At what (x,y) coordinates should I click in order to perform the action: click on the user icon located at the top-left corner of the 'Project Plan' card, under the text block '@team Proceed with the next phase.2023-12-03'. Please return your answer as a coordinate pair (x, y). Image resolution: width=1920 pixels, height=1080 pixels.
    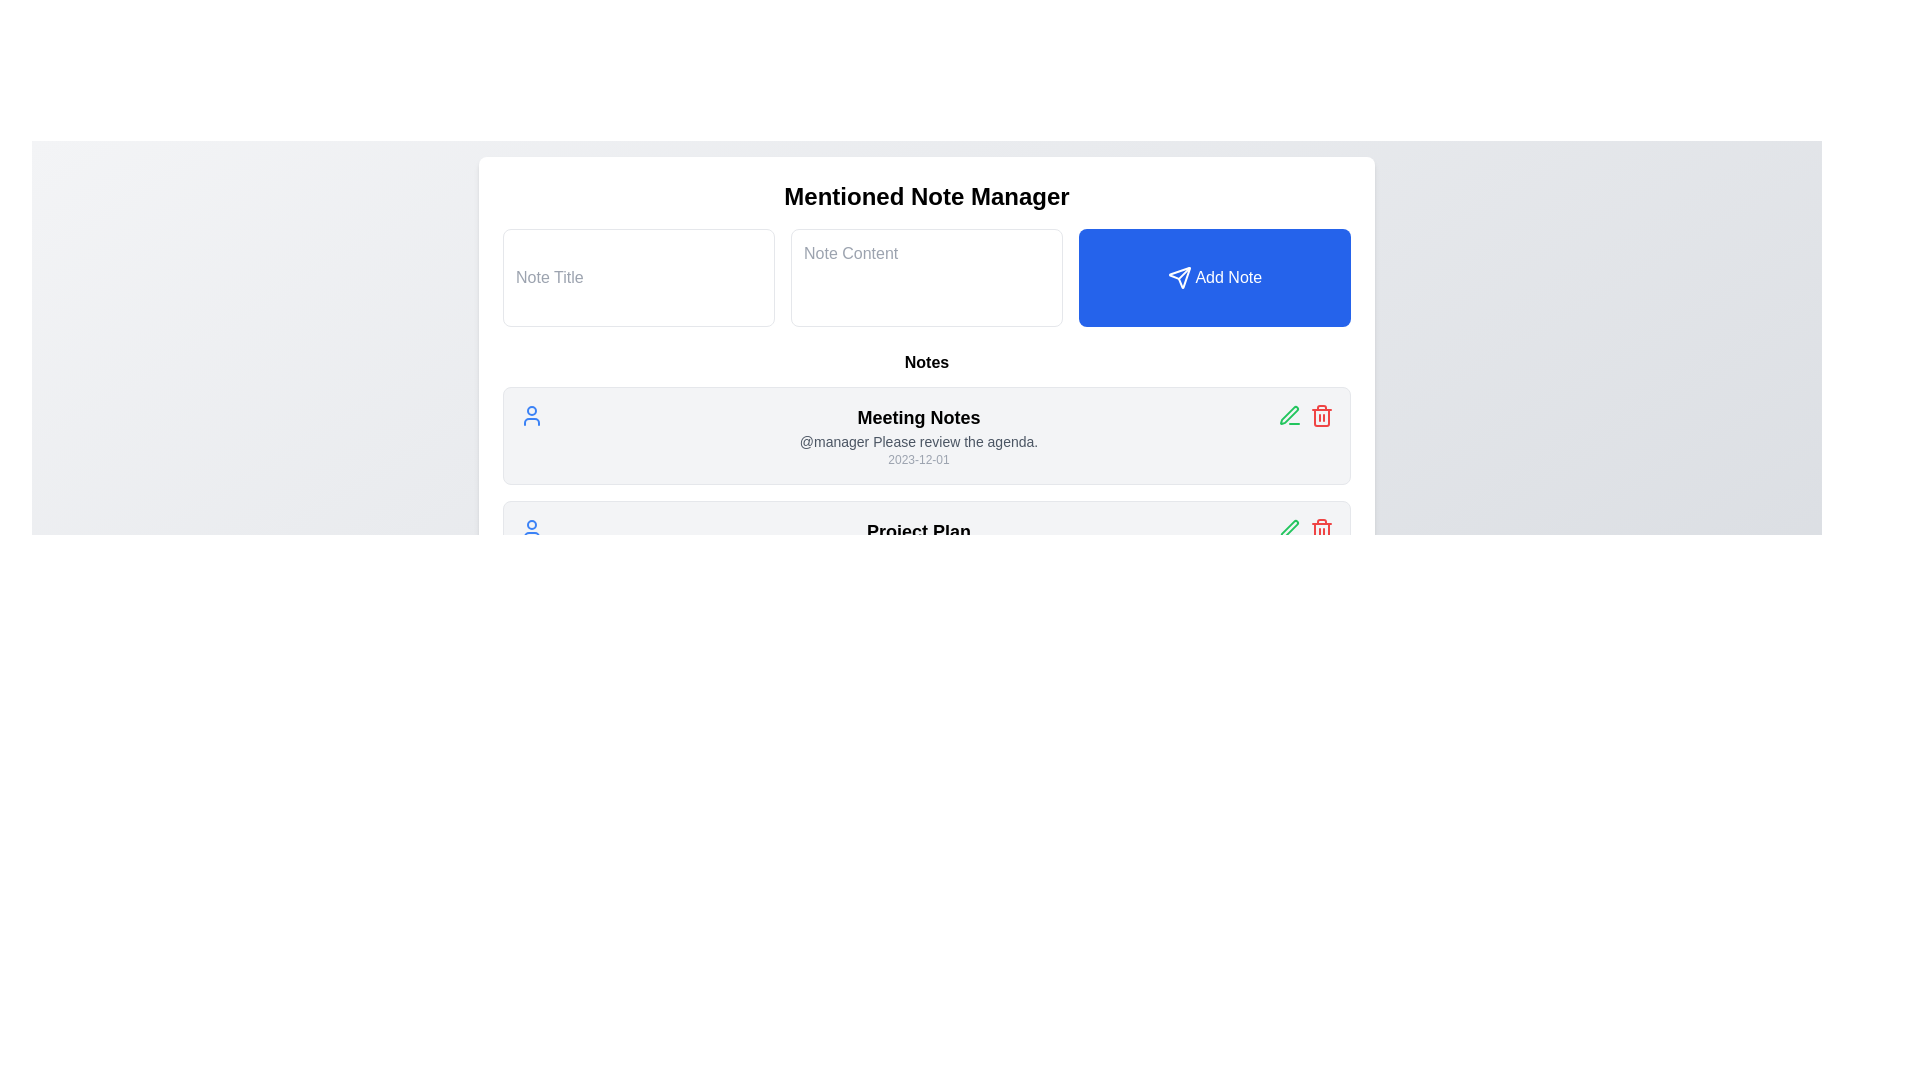
    Looking at the image, I should click on (532, 528).